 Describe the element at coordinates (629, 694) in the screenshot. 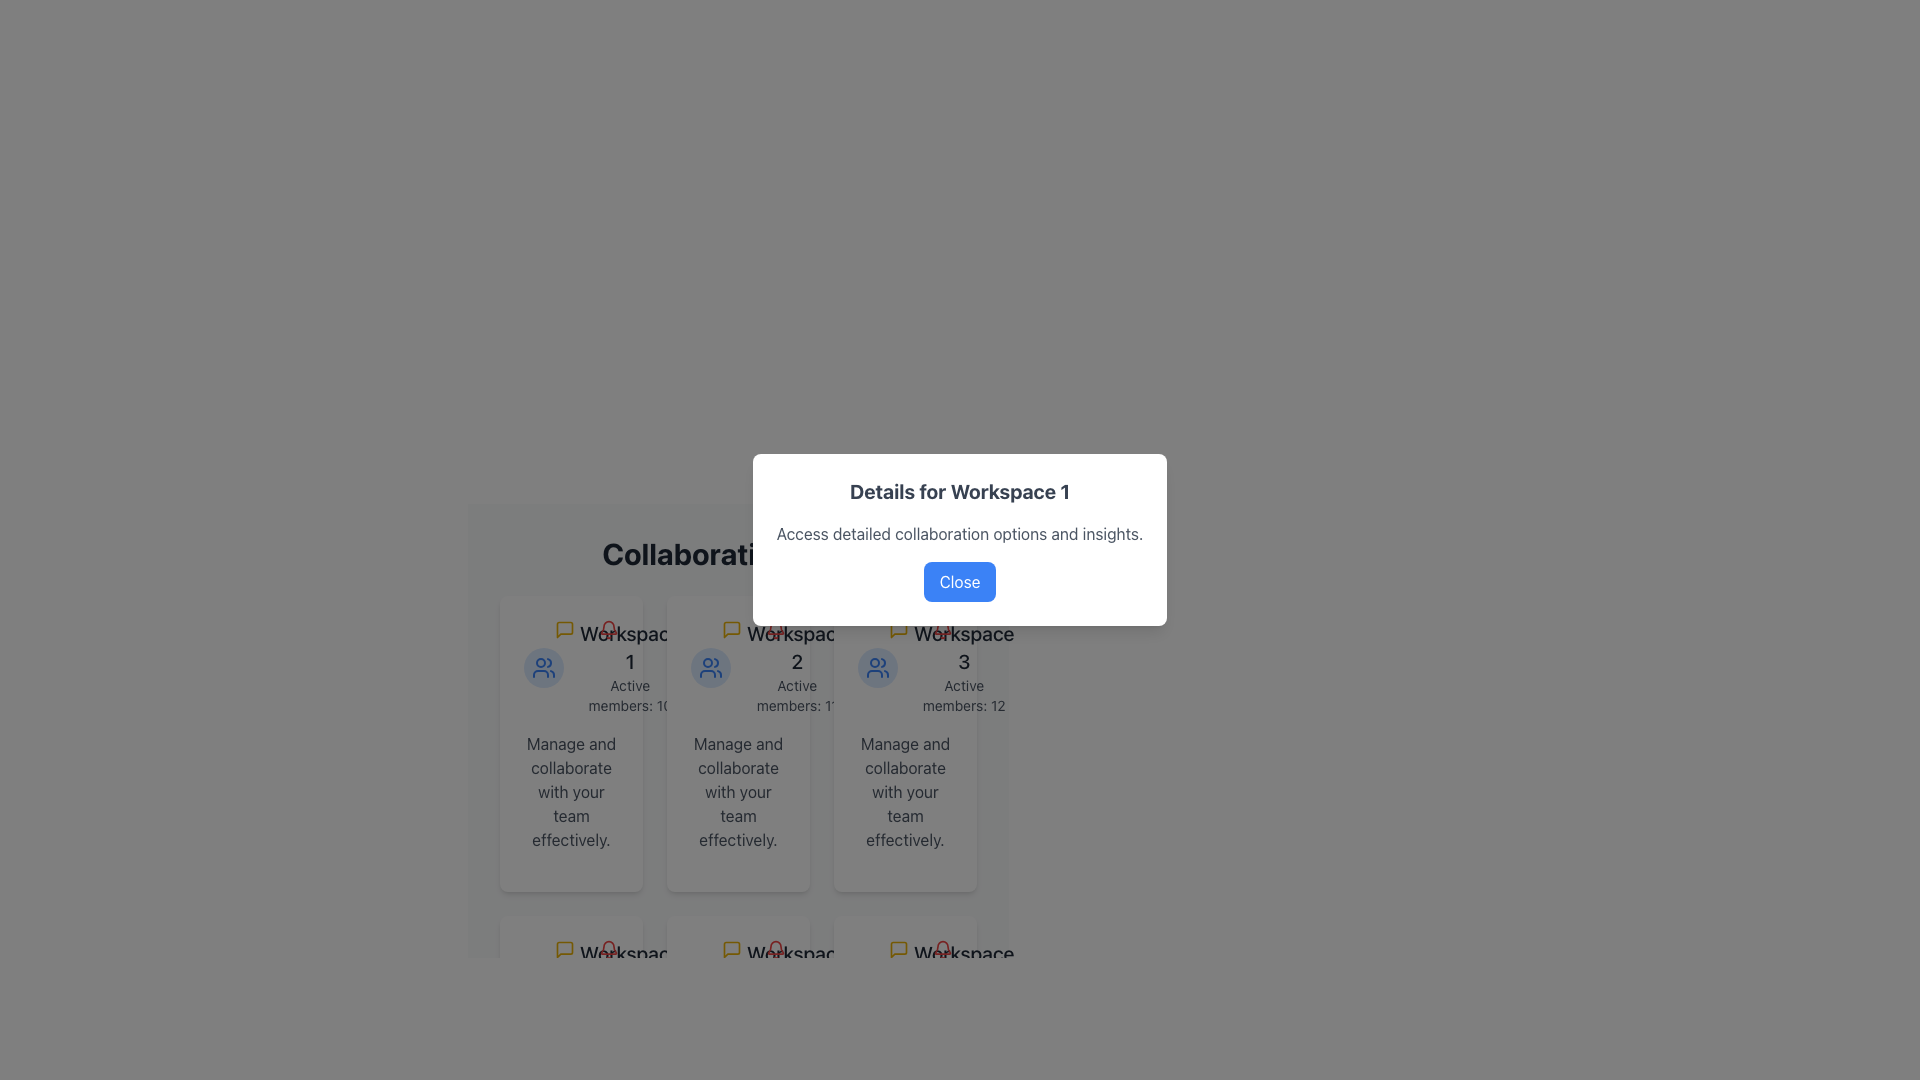

I see `the text label that displays 'Active members: 10', which is located below the 'Workspace 1' label in the first workspace card` at that location.